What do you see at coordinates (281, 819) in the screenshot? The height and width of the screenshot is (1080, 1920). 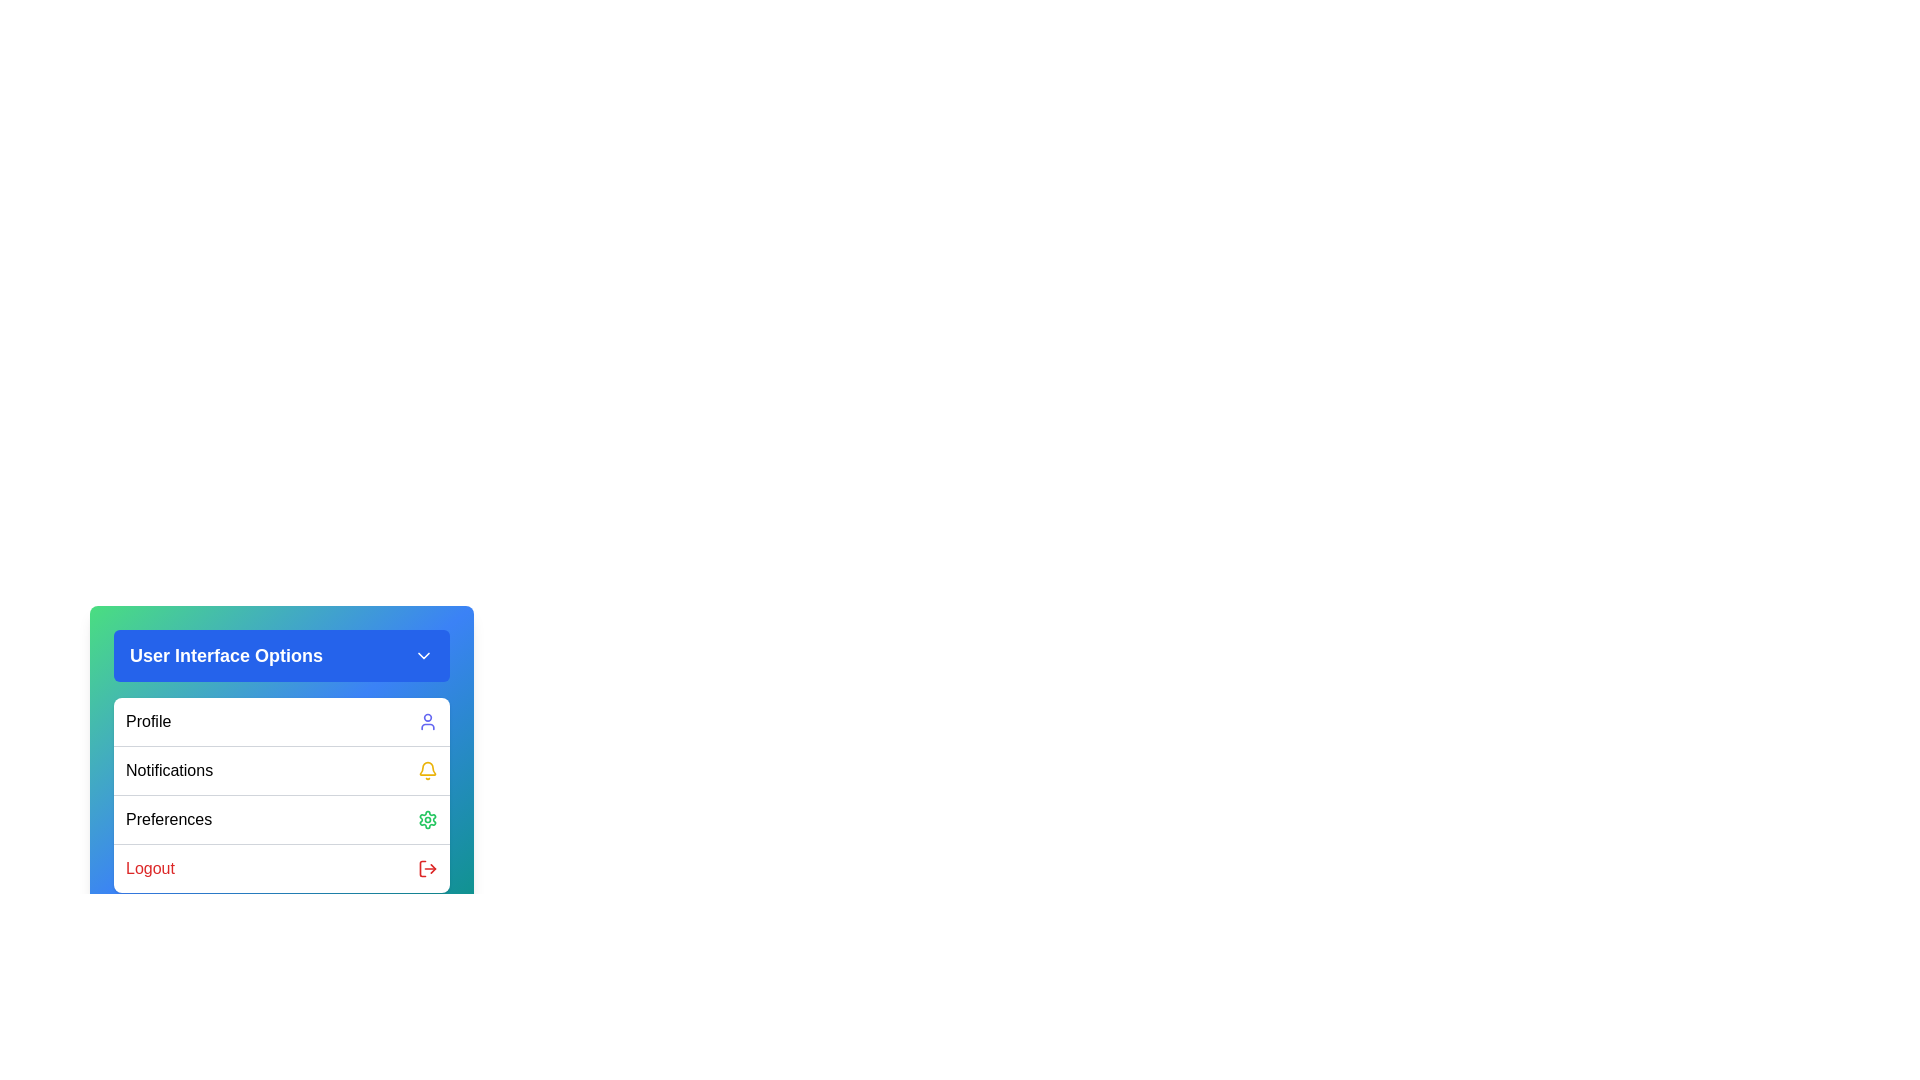 I see `the 'Preferences' option in the menu` at bounding box center [281, 819].